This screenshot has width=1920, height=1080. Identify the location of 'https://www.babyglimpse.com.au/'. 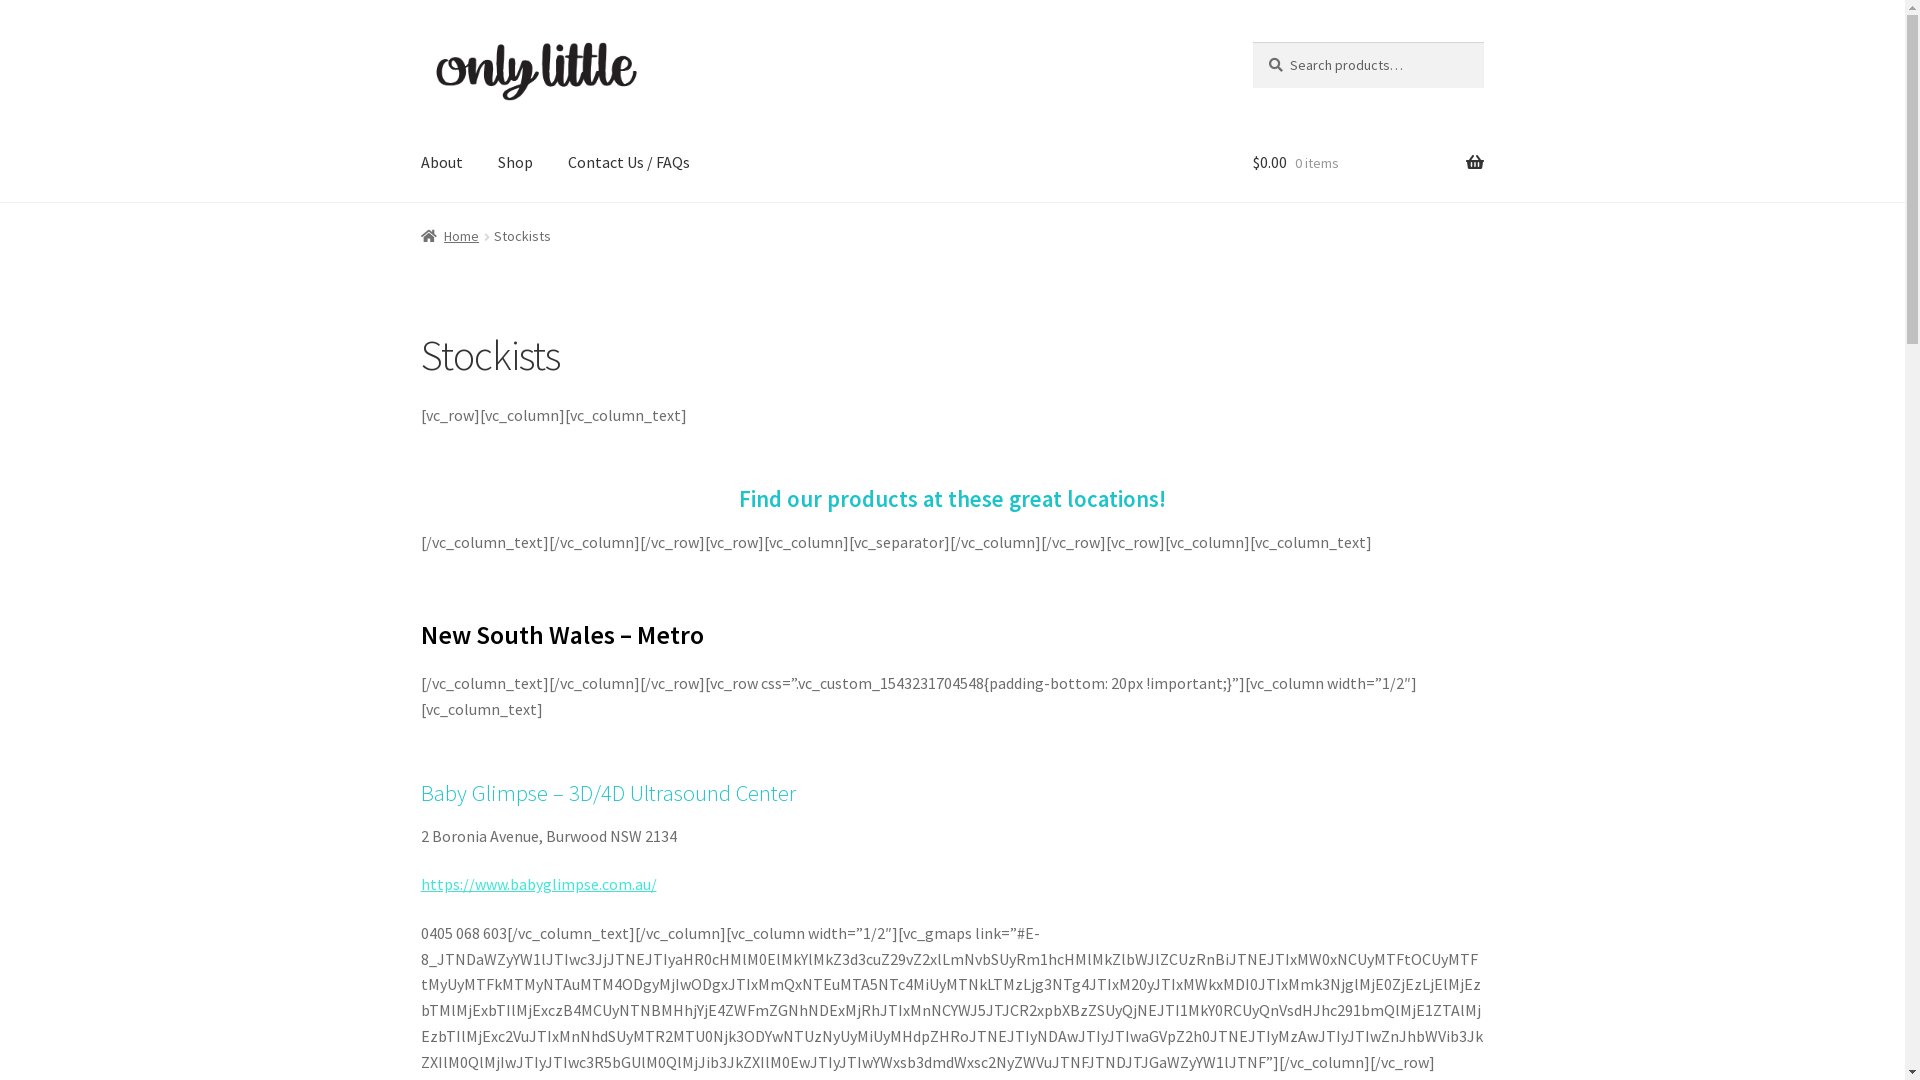
(538, 882).